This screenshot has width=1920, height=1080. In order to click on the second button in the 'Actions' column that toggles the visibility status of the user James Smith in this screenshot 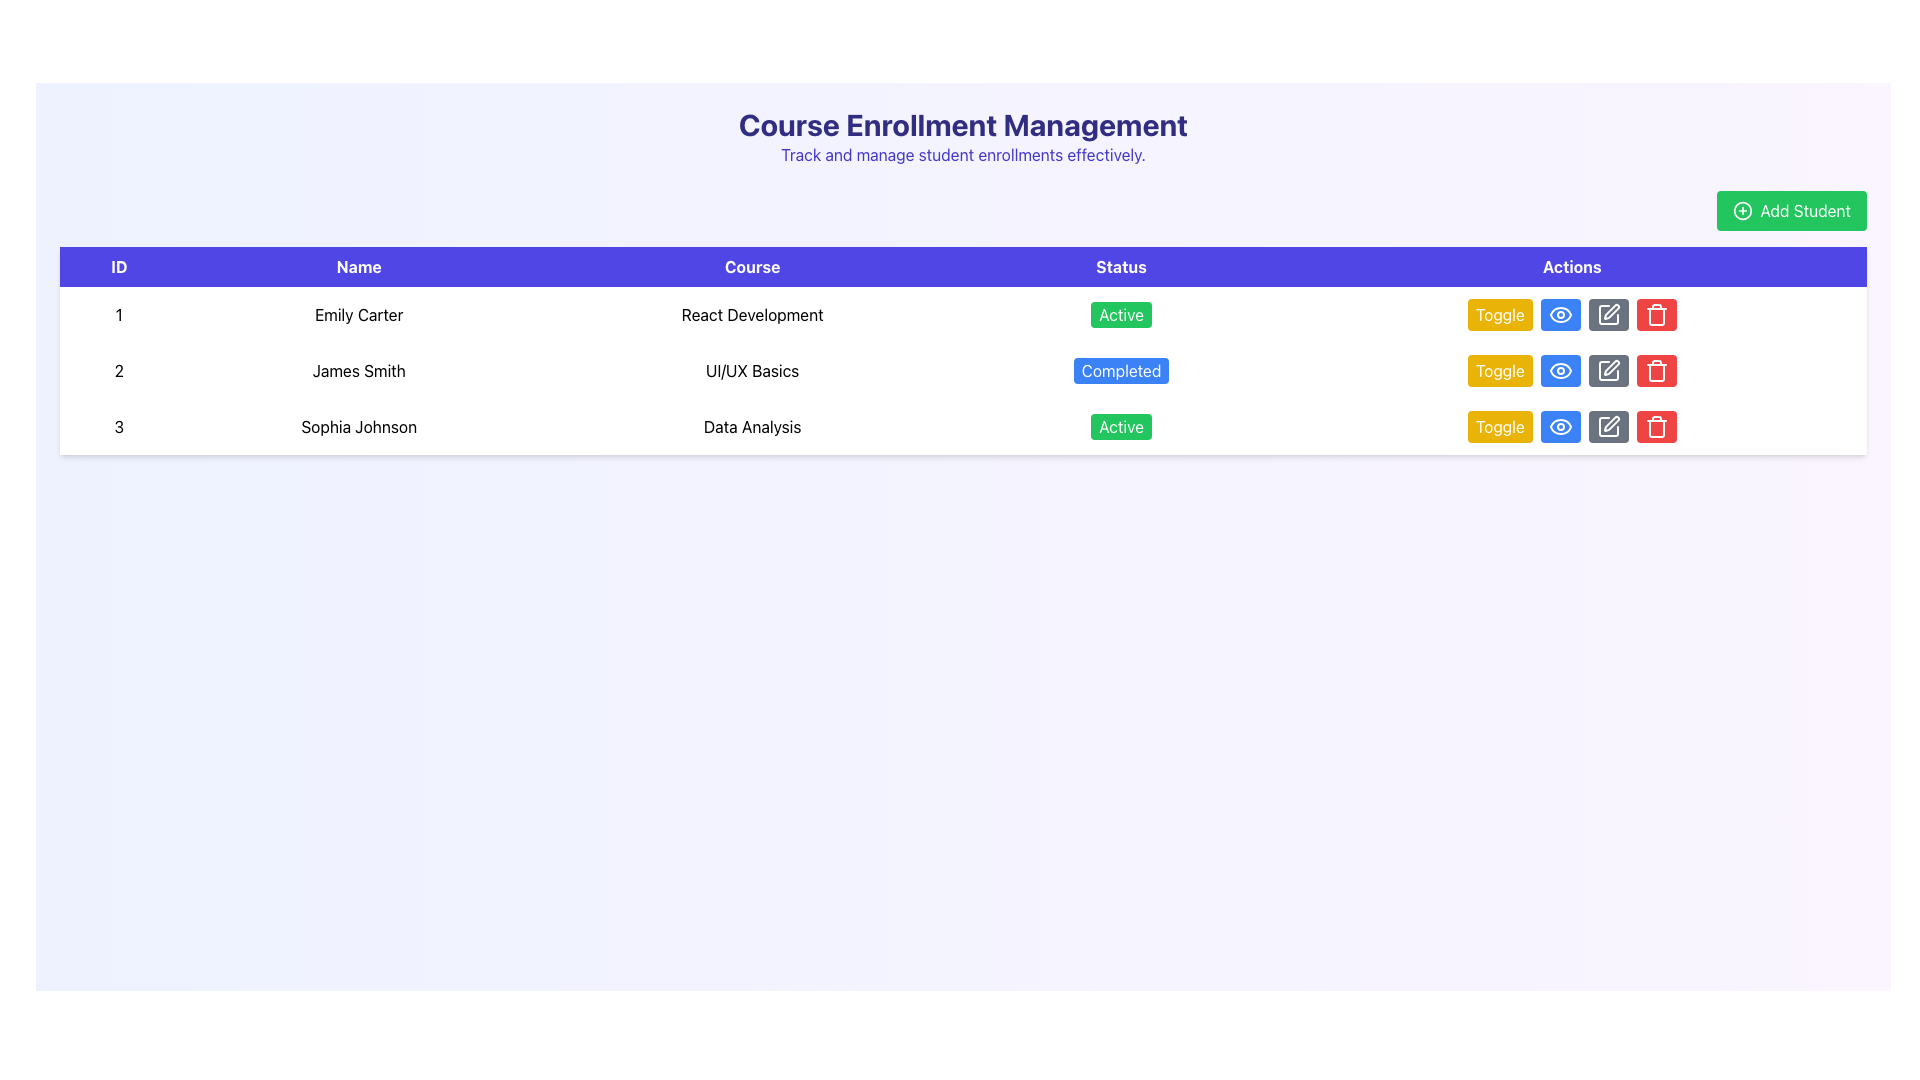, I will do `click(1559, 315)`.